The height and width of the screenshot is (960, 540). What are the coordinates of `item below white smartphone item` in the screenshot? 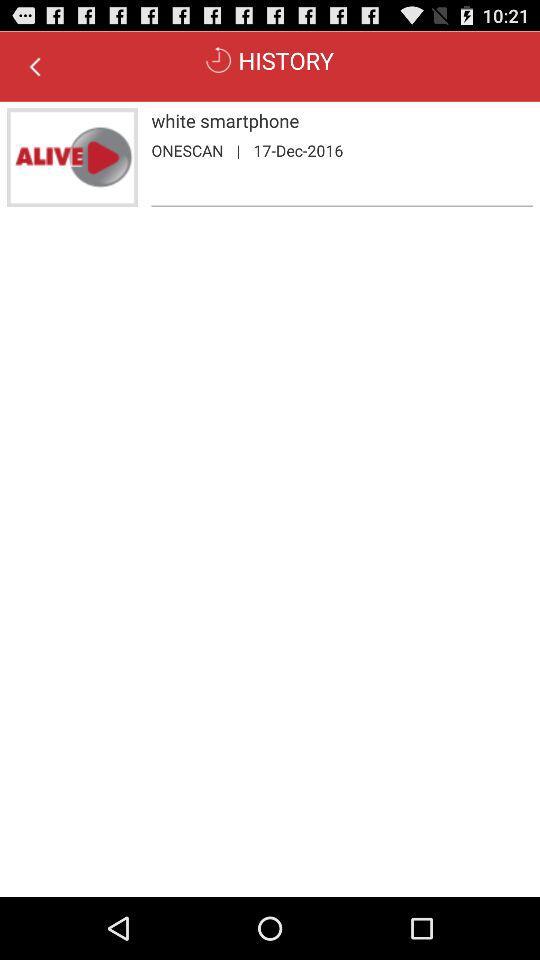 It's located at (187, 149).